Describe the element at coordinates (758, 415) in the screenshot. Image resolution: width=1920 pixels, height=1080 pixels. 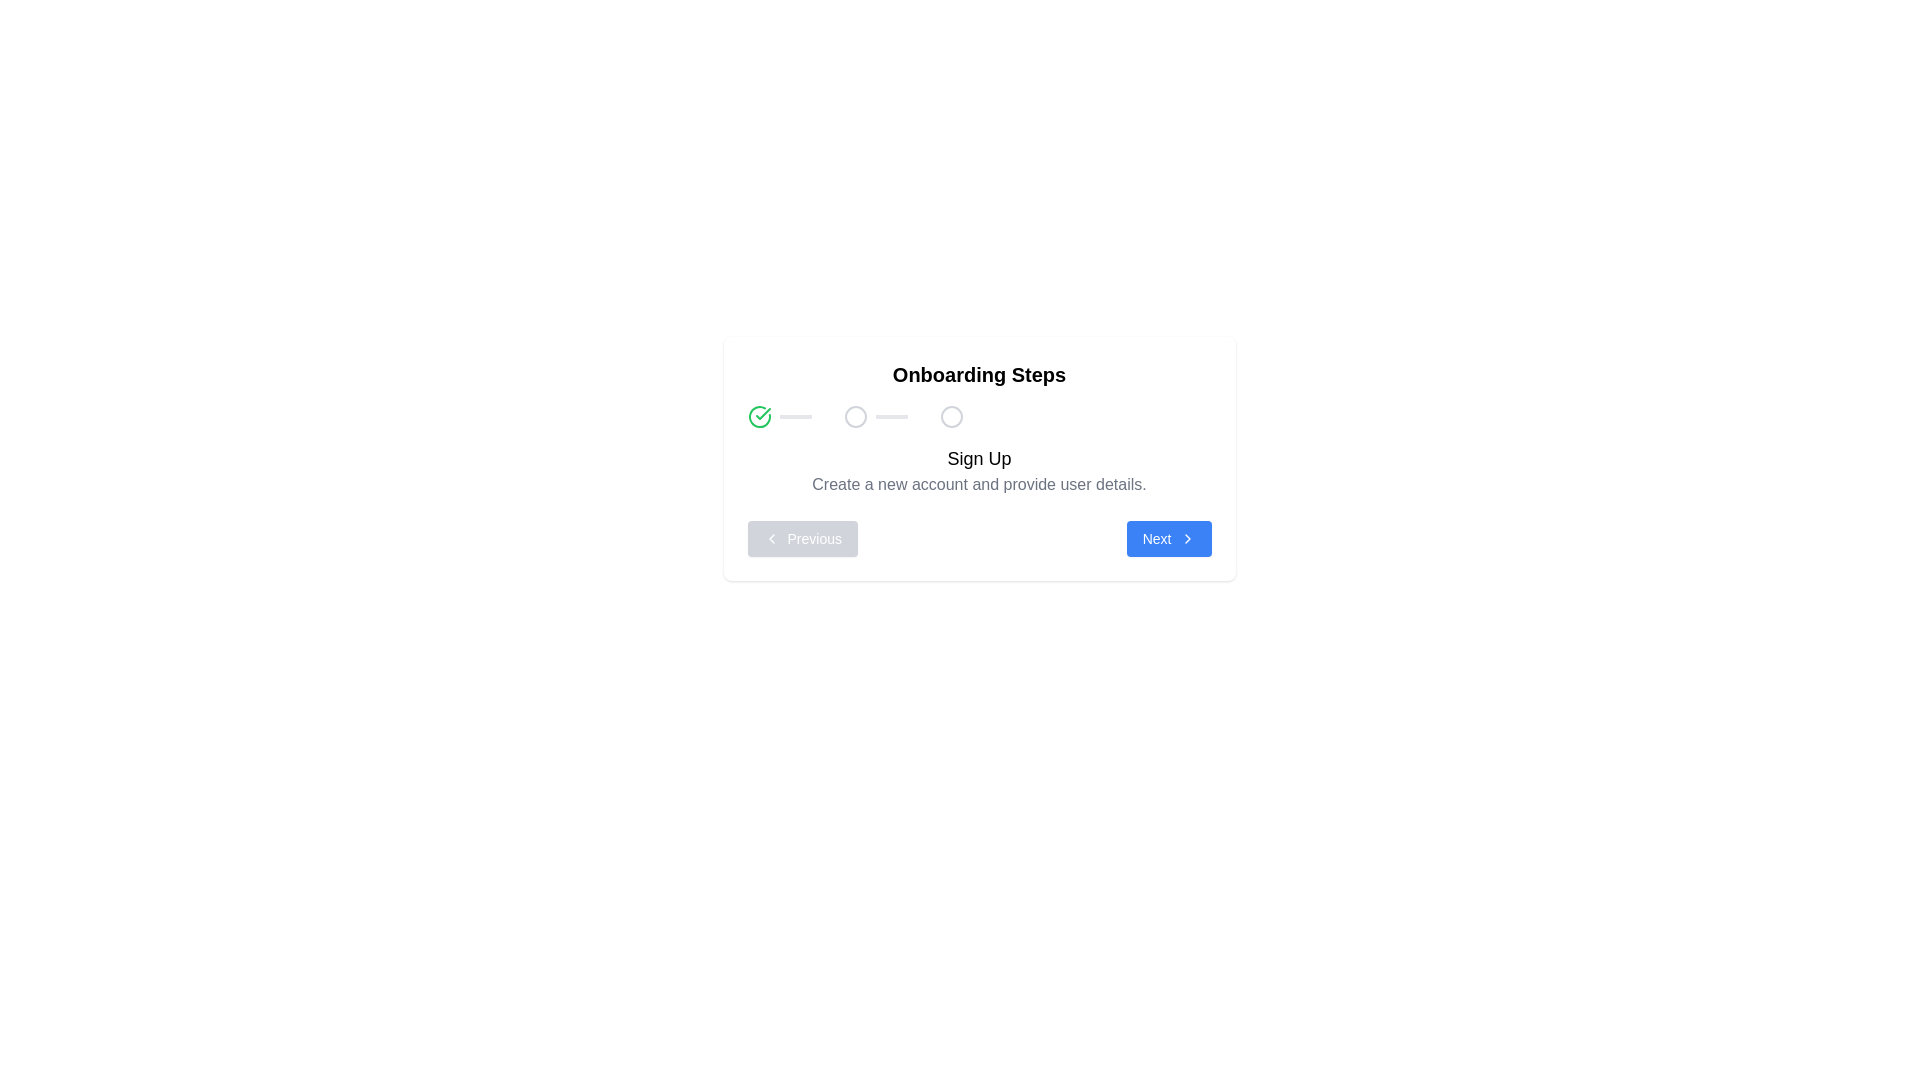
I see `the top part of the circular progression indicator icon with a check mark, which is the first in the row of three markers` at that location.